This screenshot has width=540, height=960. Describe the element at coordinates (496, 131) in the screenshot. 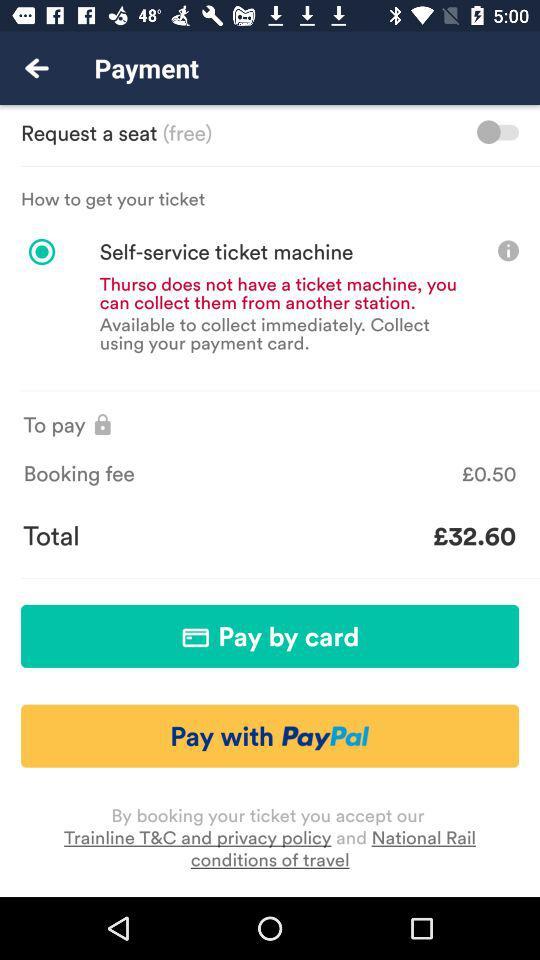

I see `seat request` at that location.